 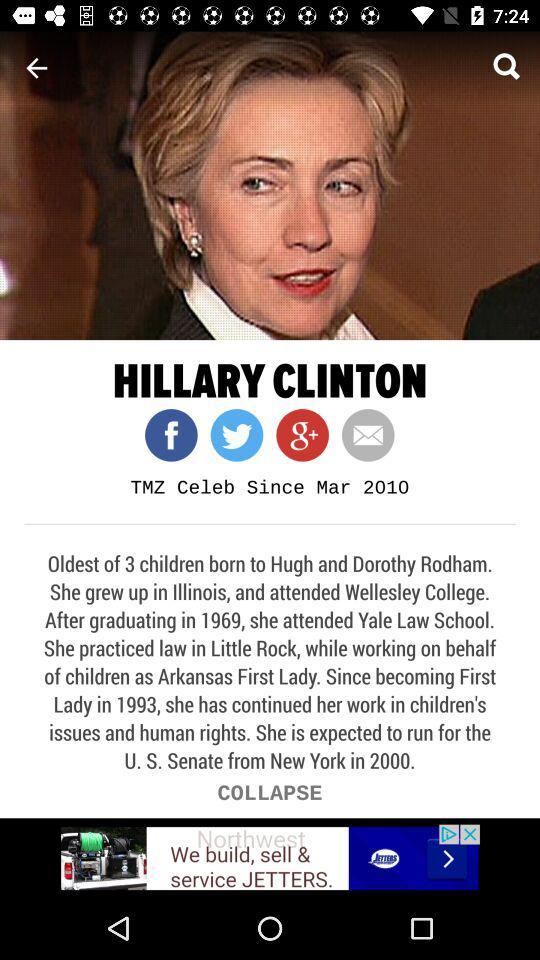 What do you see at coordinates (360, 435) in the screenshot?
I see `the email icon` at bounding box center [360, 435].